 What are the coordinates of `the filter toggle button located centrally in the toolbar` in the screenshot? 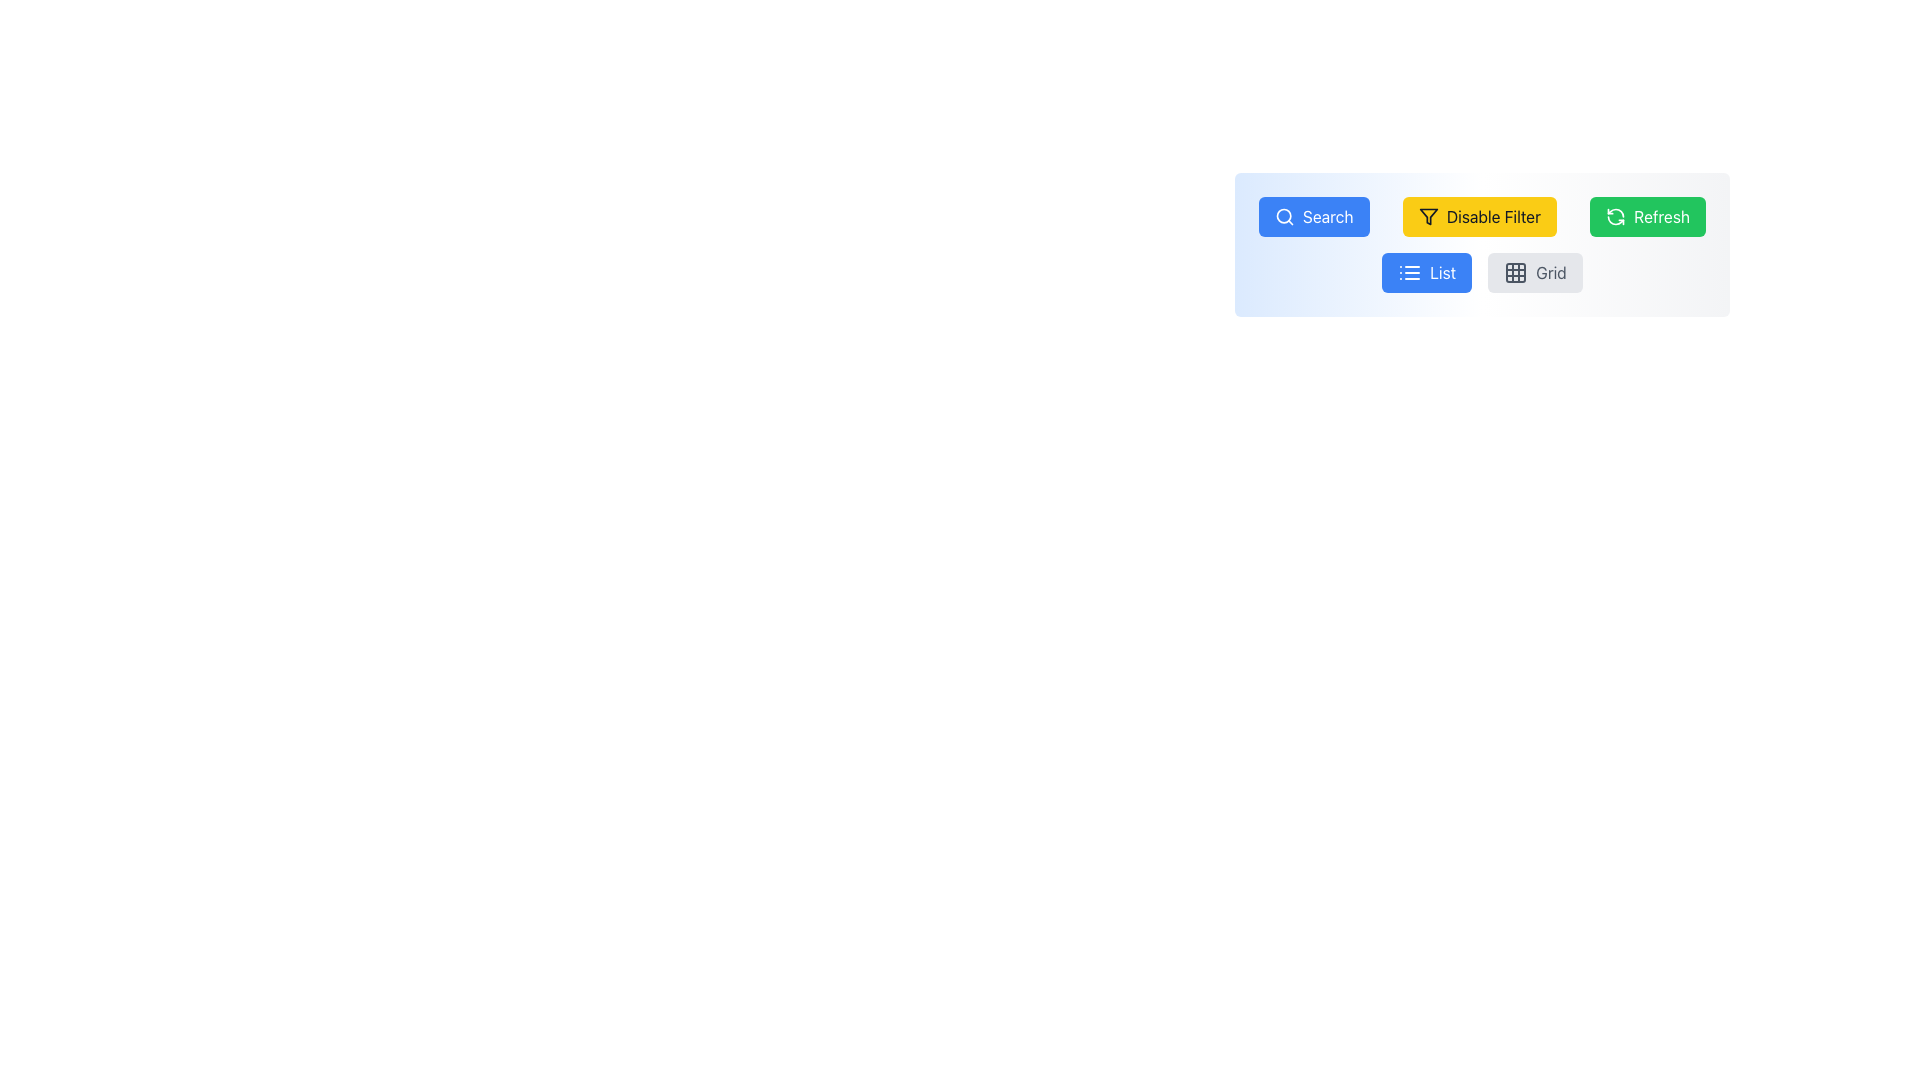 It's located at (1479, 216).